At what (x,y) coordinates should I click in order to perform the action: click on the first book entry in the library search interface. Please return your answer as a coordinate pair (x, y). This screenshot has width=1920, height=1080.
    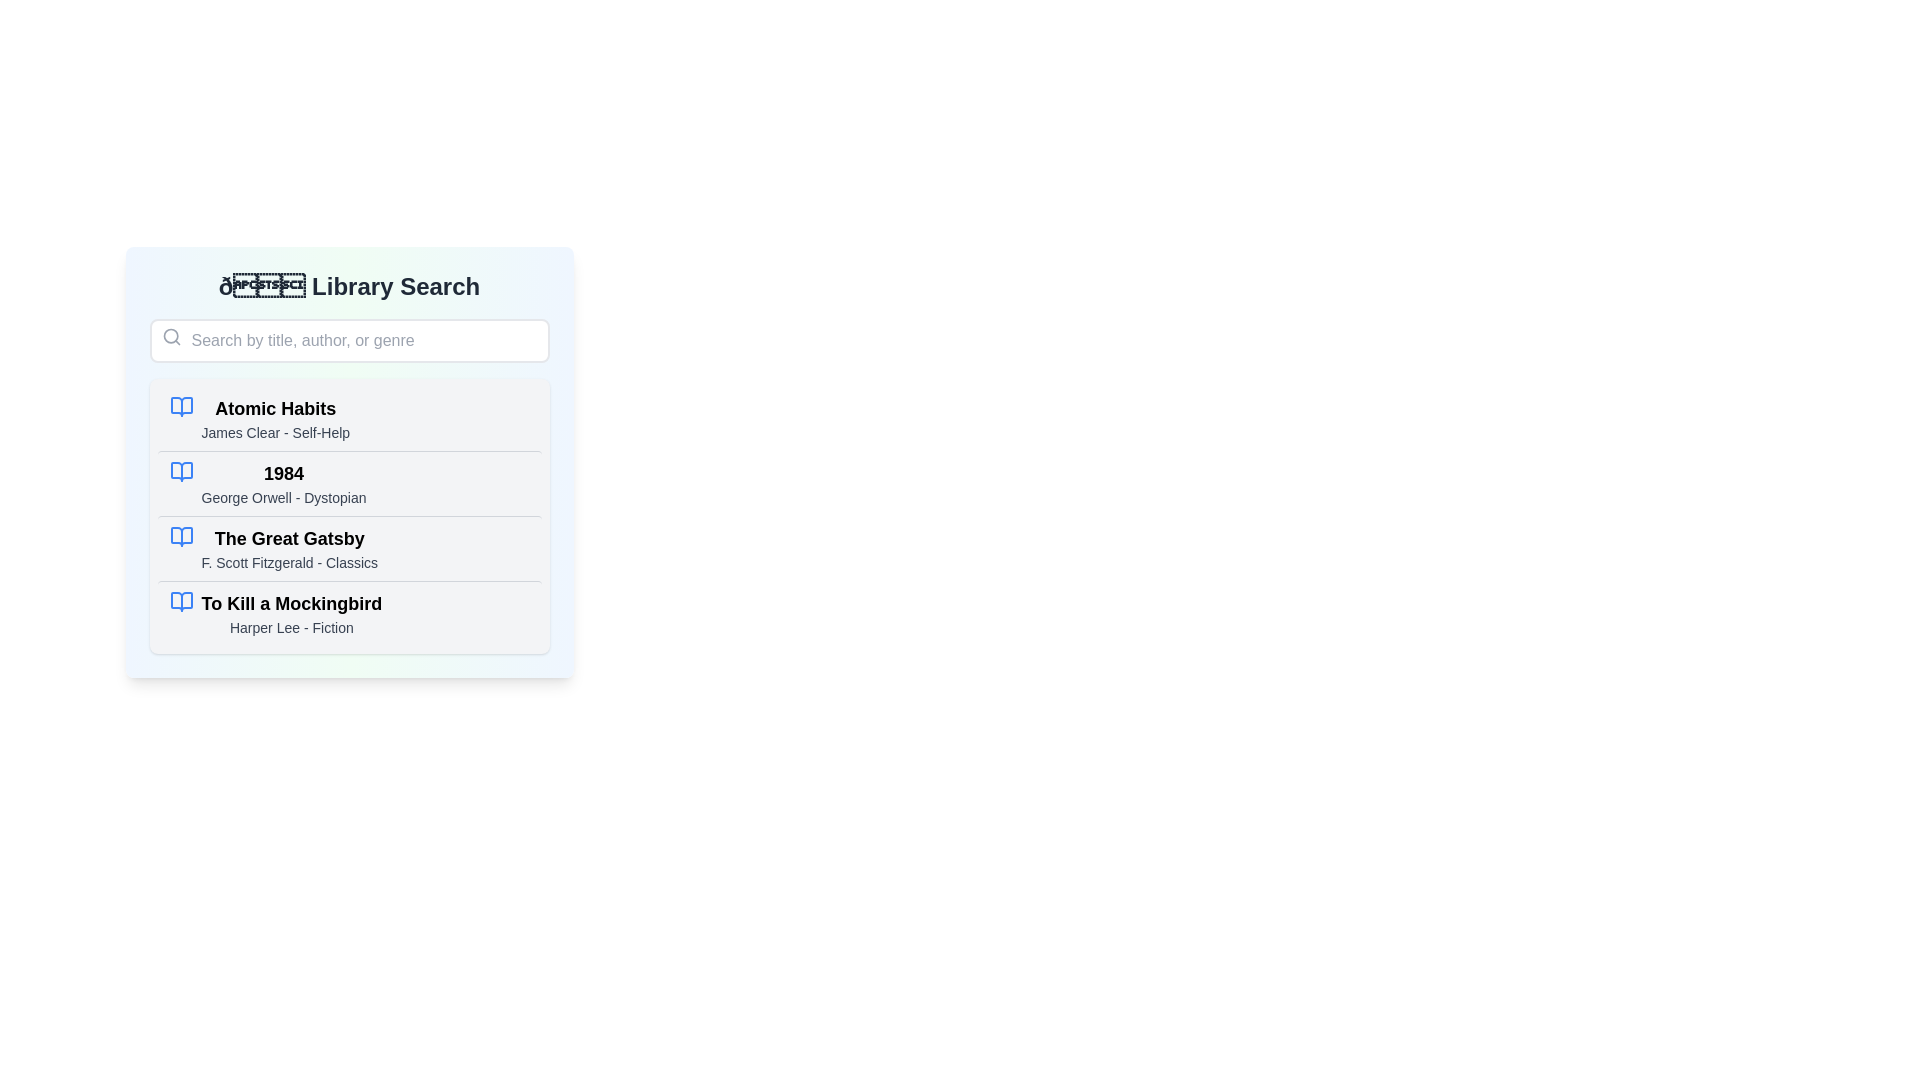
    Looking at the image, I should click on (349, 418).